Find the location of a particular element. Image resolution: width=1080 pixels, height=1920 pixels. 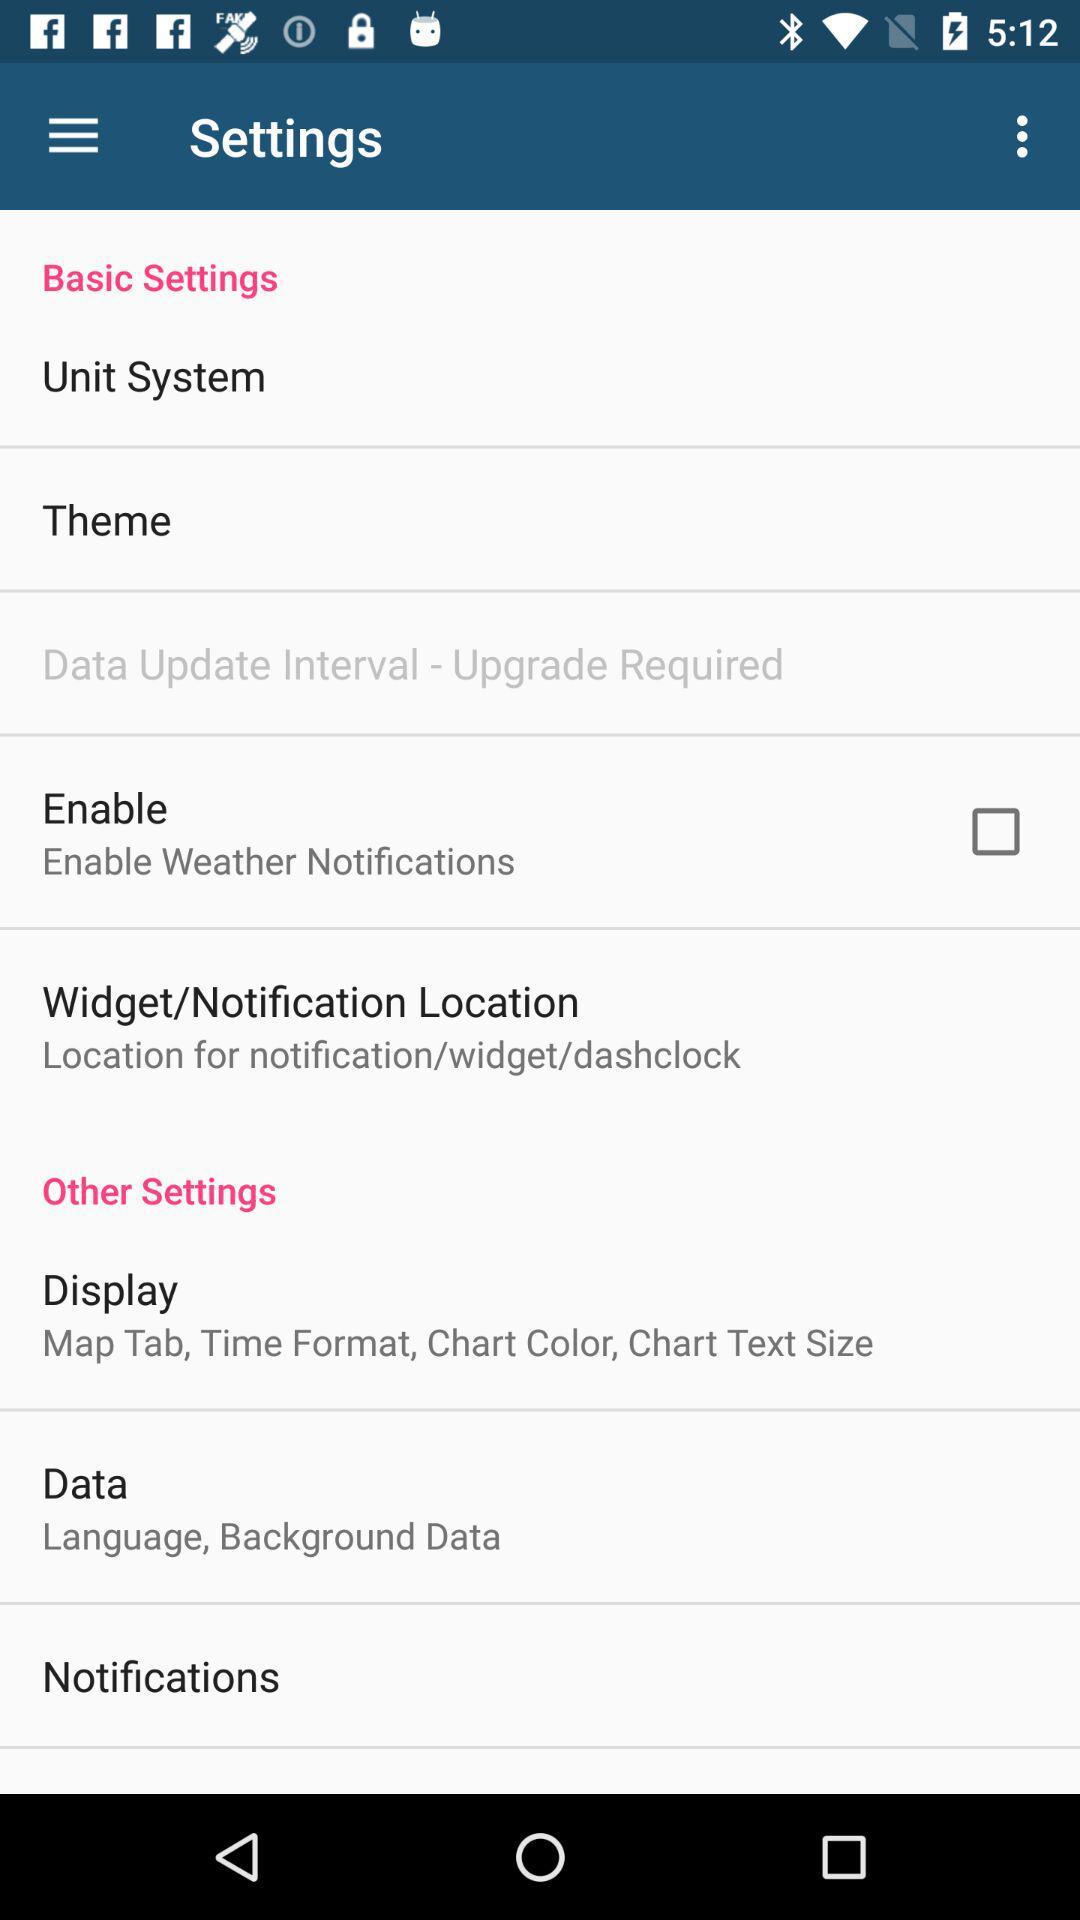

item to the right of the enable weather notifications icon is located at coordinates (995, 831).